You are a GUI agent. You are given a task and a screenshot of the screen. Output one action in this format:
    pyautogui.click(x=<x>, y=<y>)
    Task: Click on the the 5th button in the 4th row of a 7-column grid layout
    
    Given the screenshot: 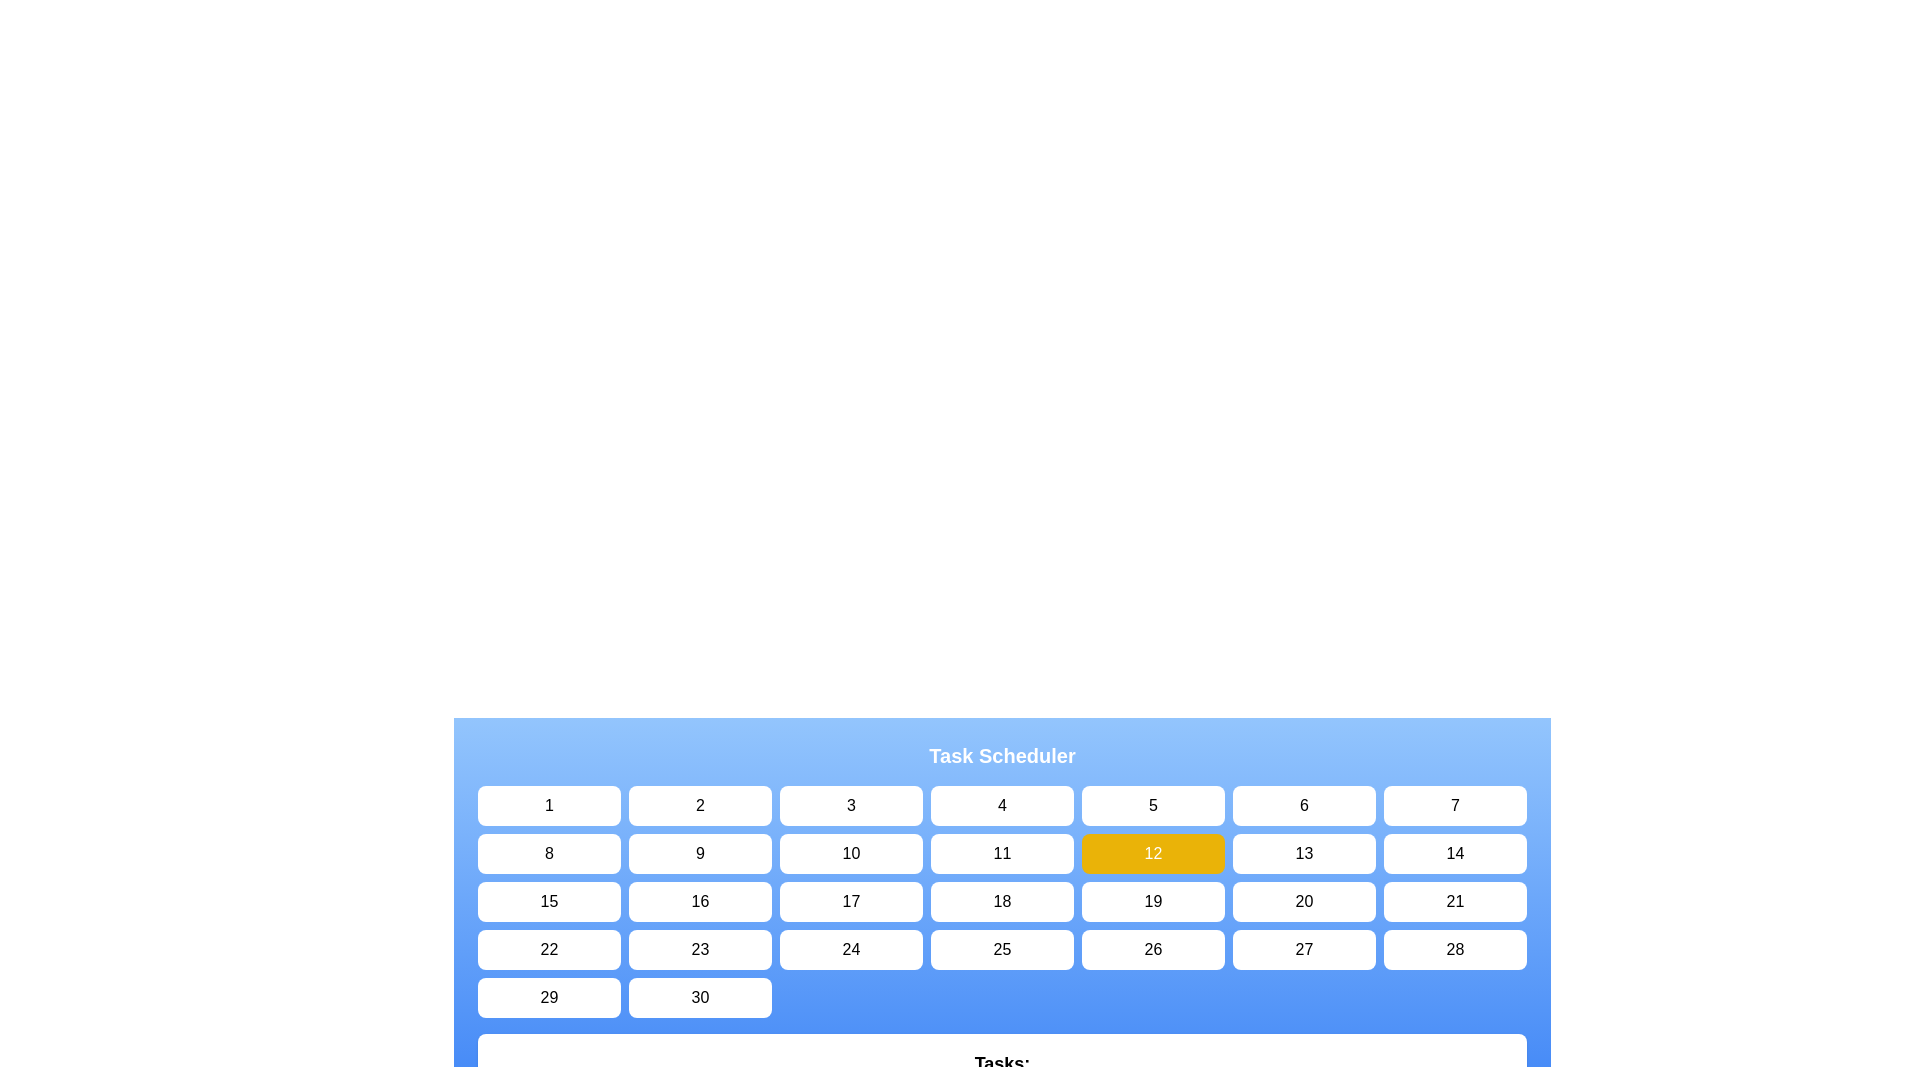 What is the action you would take?
    pyautogui.click(x=1153, y=948)
    